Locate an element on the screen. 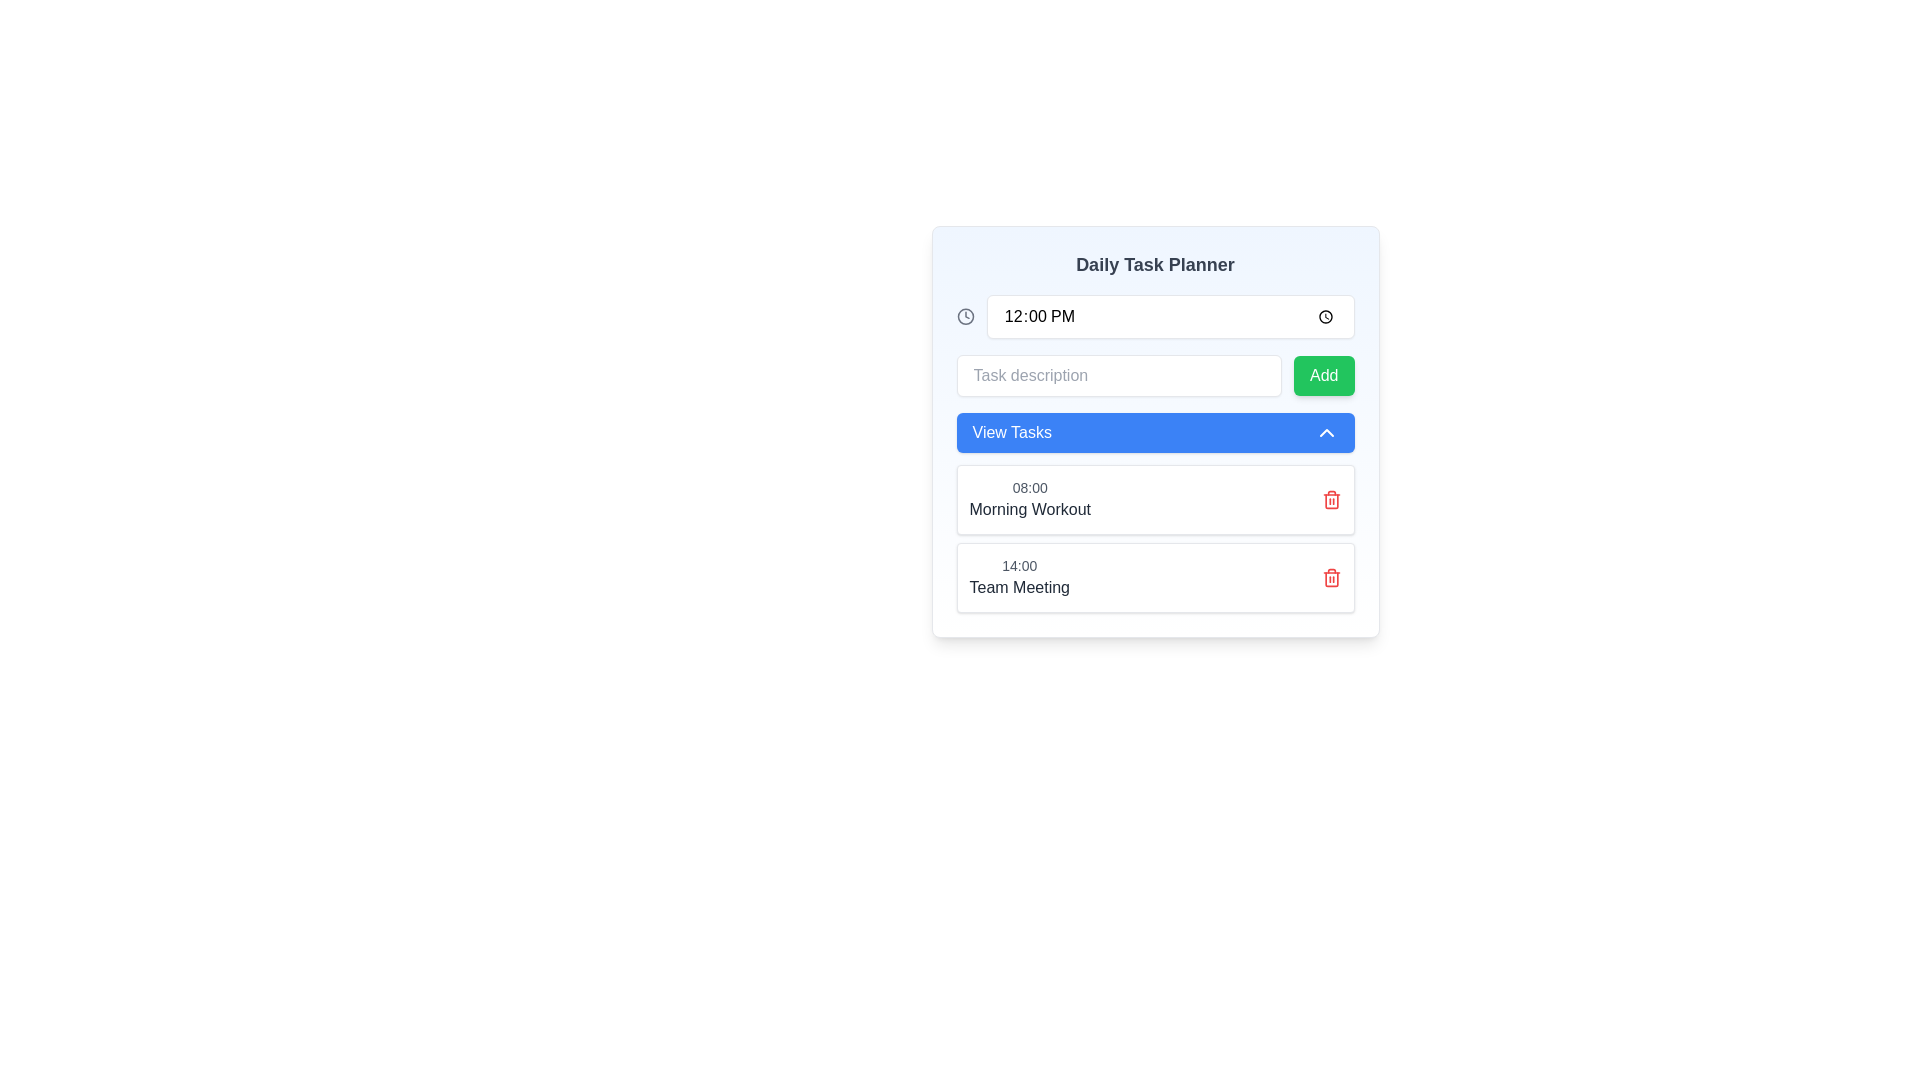 This screenshot has width=1920, height=1080. the text of the task title label located in the center-right section of the interface, below the time label '14:00' is located at coordinates (1019, 586).